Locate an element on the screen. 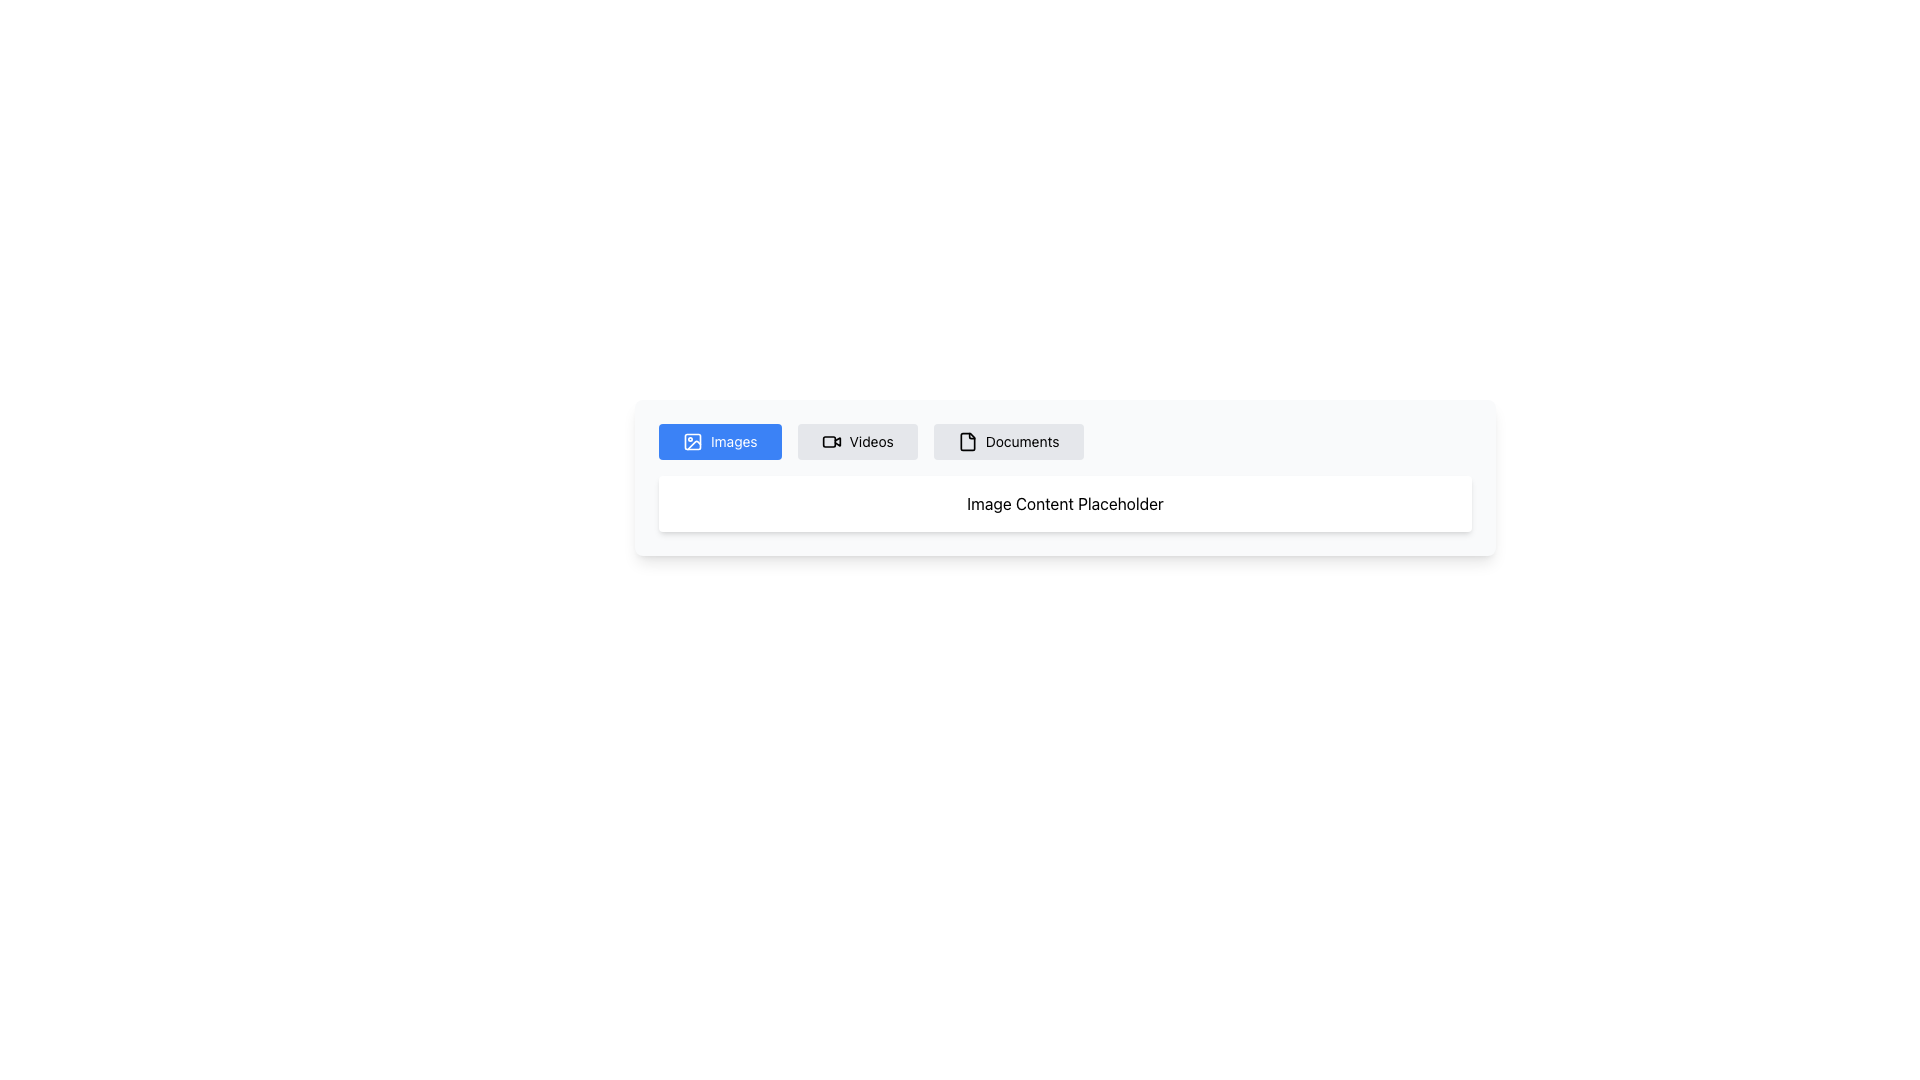  the 'Images' text label which is styled with white text inside a bright blue button, located near the upper left of the main content area, to interact with the button containing it is located at coordinates (733, 441).